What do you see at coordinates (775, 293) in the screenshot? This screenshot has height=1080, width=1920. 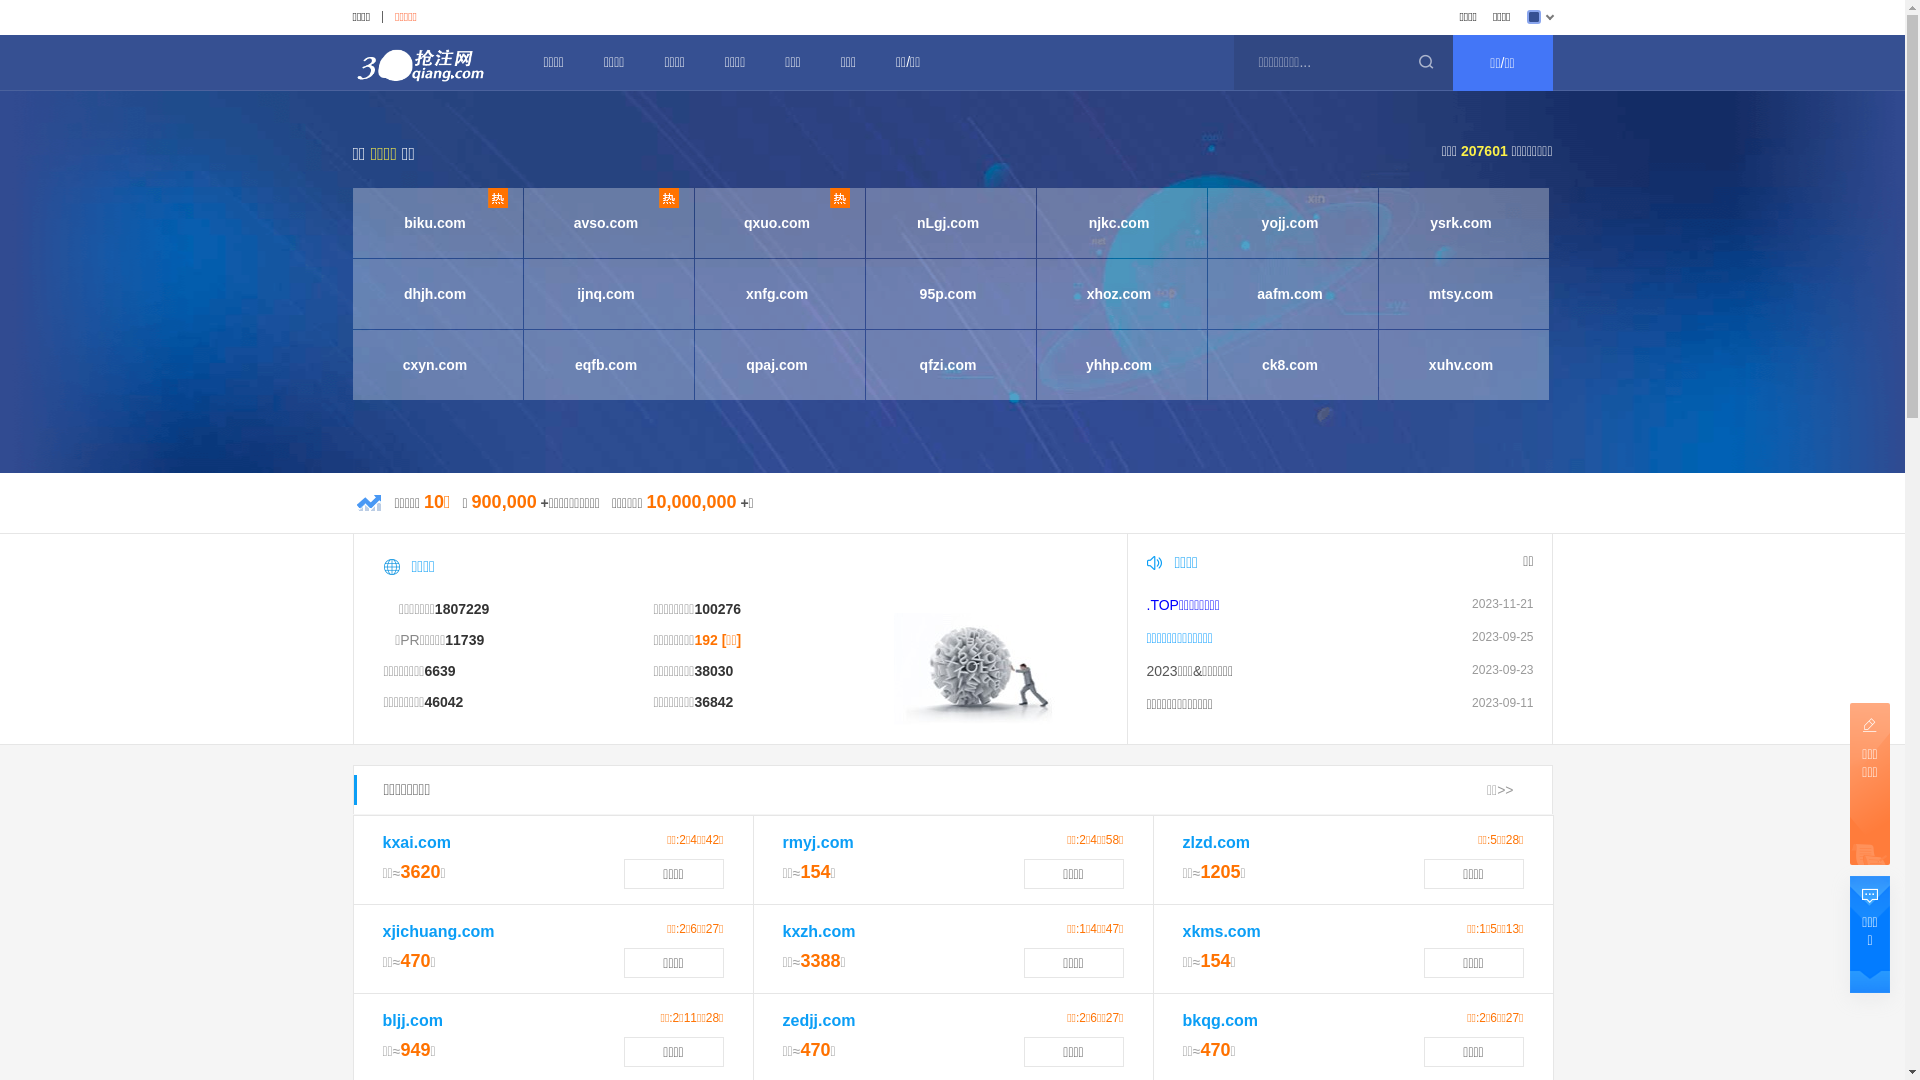 I see `'xnfg.com'` at bounding box center [775, 293].